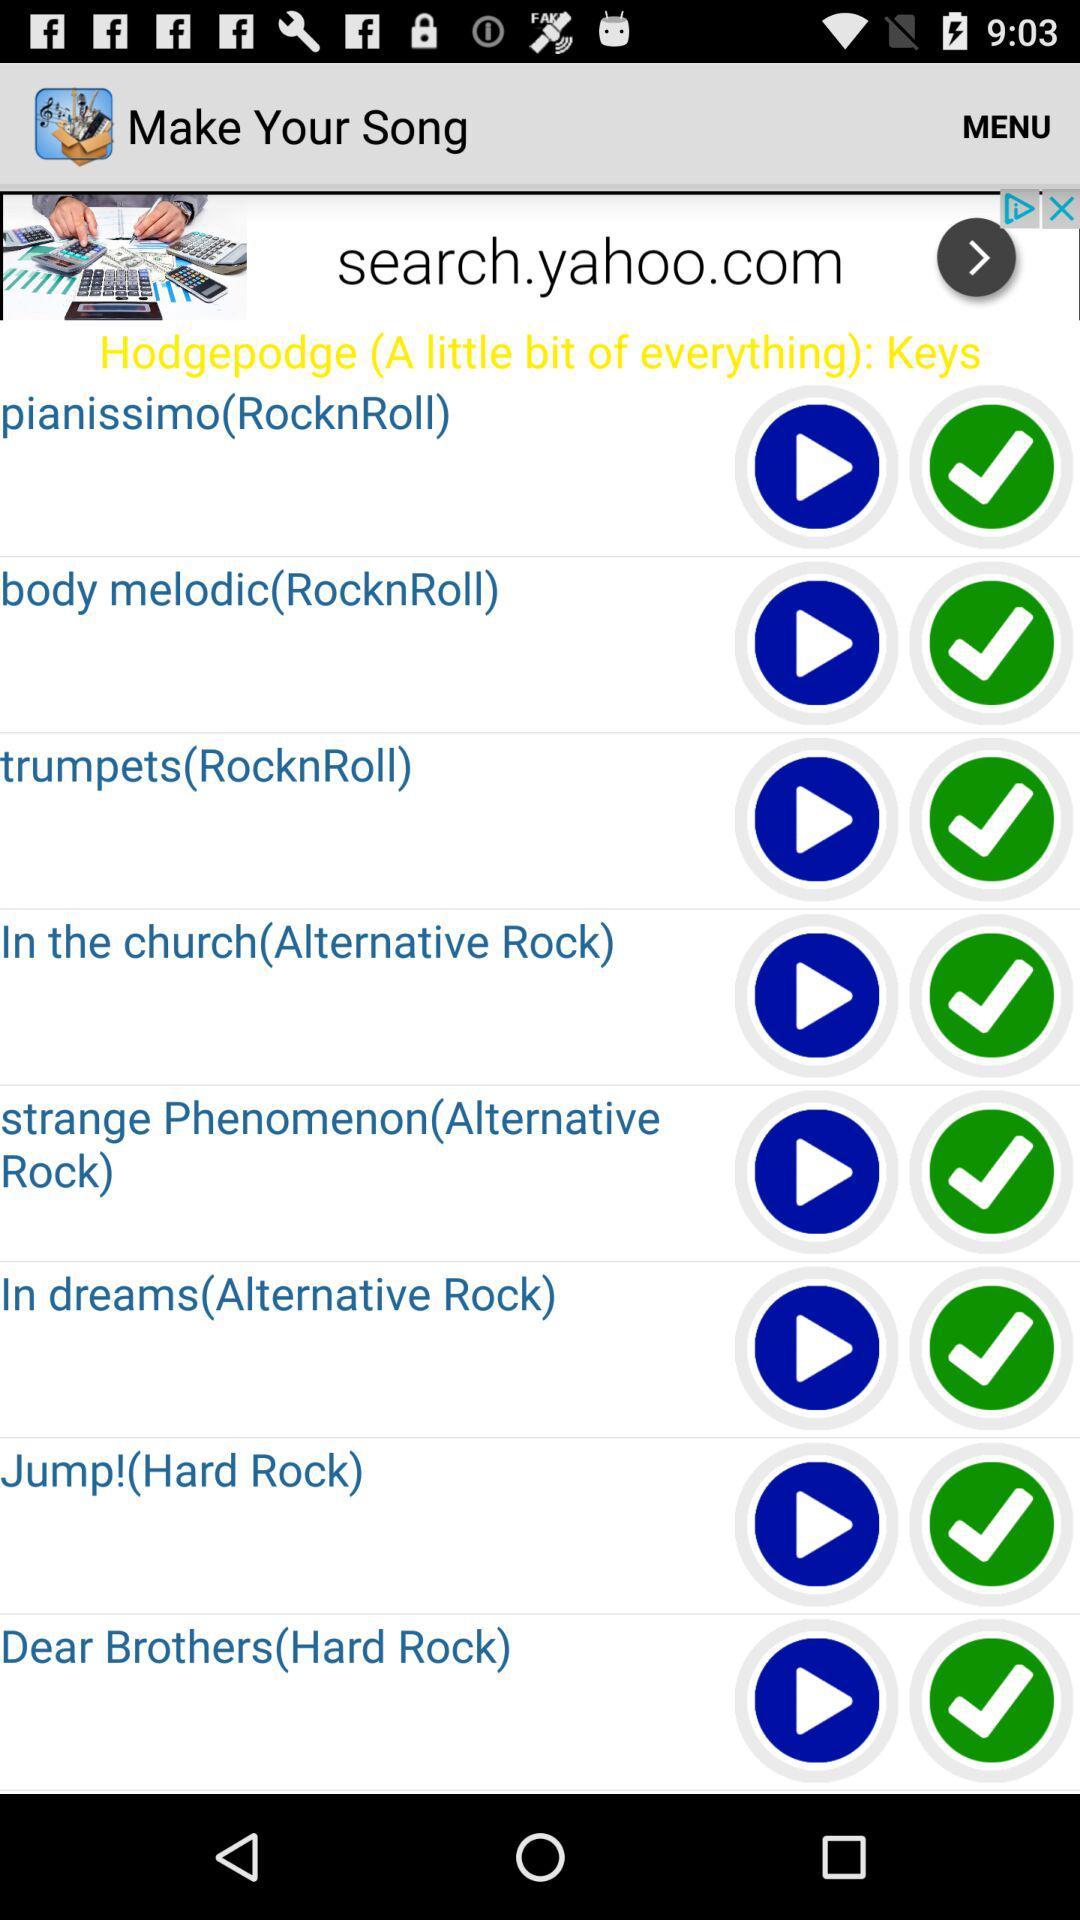 The height and width of the screenshot is (1920, 1080). Describe the element at coordinates (817, 1701) in the screenshot. I see `page` at that location.